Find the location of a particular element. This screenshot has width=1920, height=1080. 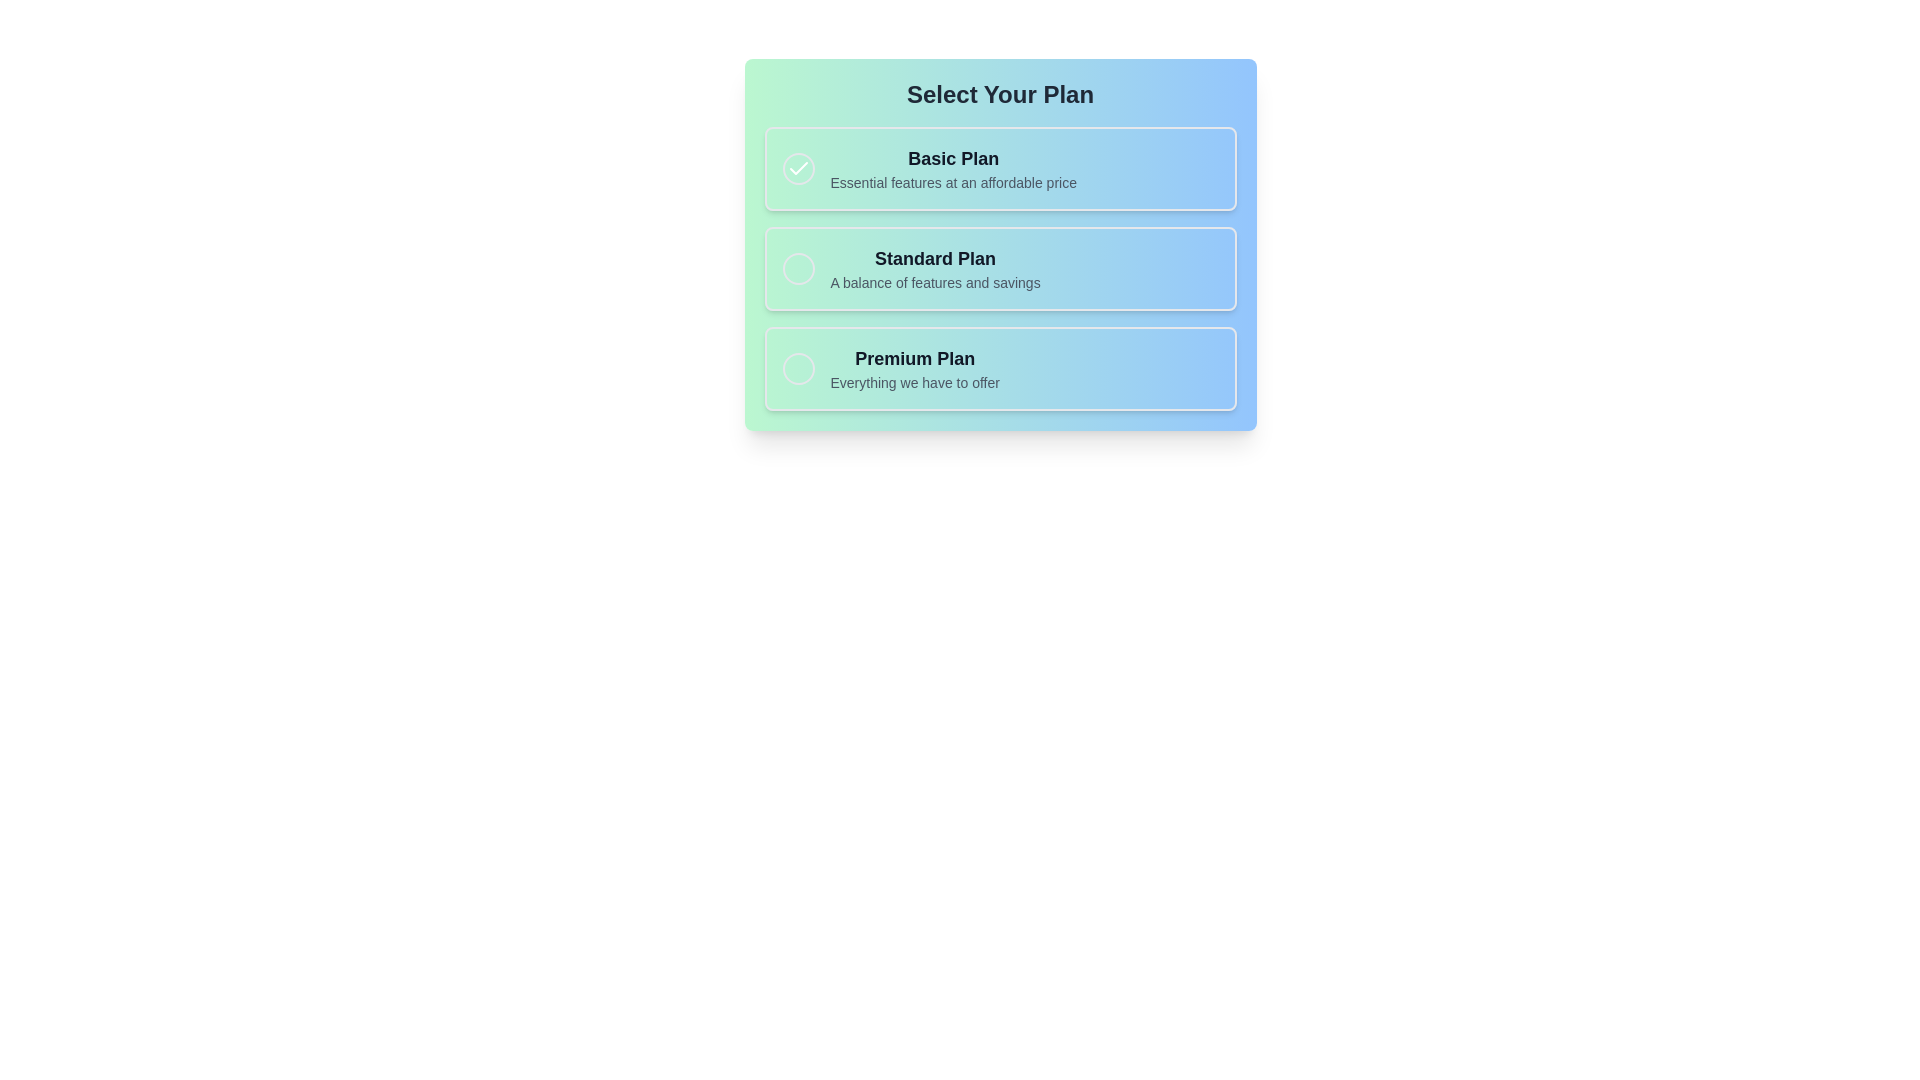

the static text label that displays 'Standard Plan' in bold, large black font, located in the middle card of the 'Select Your Plan' section is located at coordinates (934, 257).